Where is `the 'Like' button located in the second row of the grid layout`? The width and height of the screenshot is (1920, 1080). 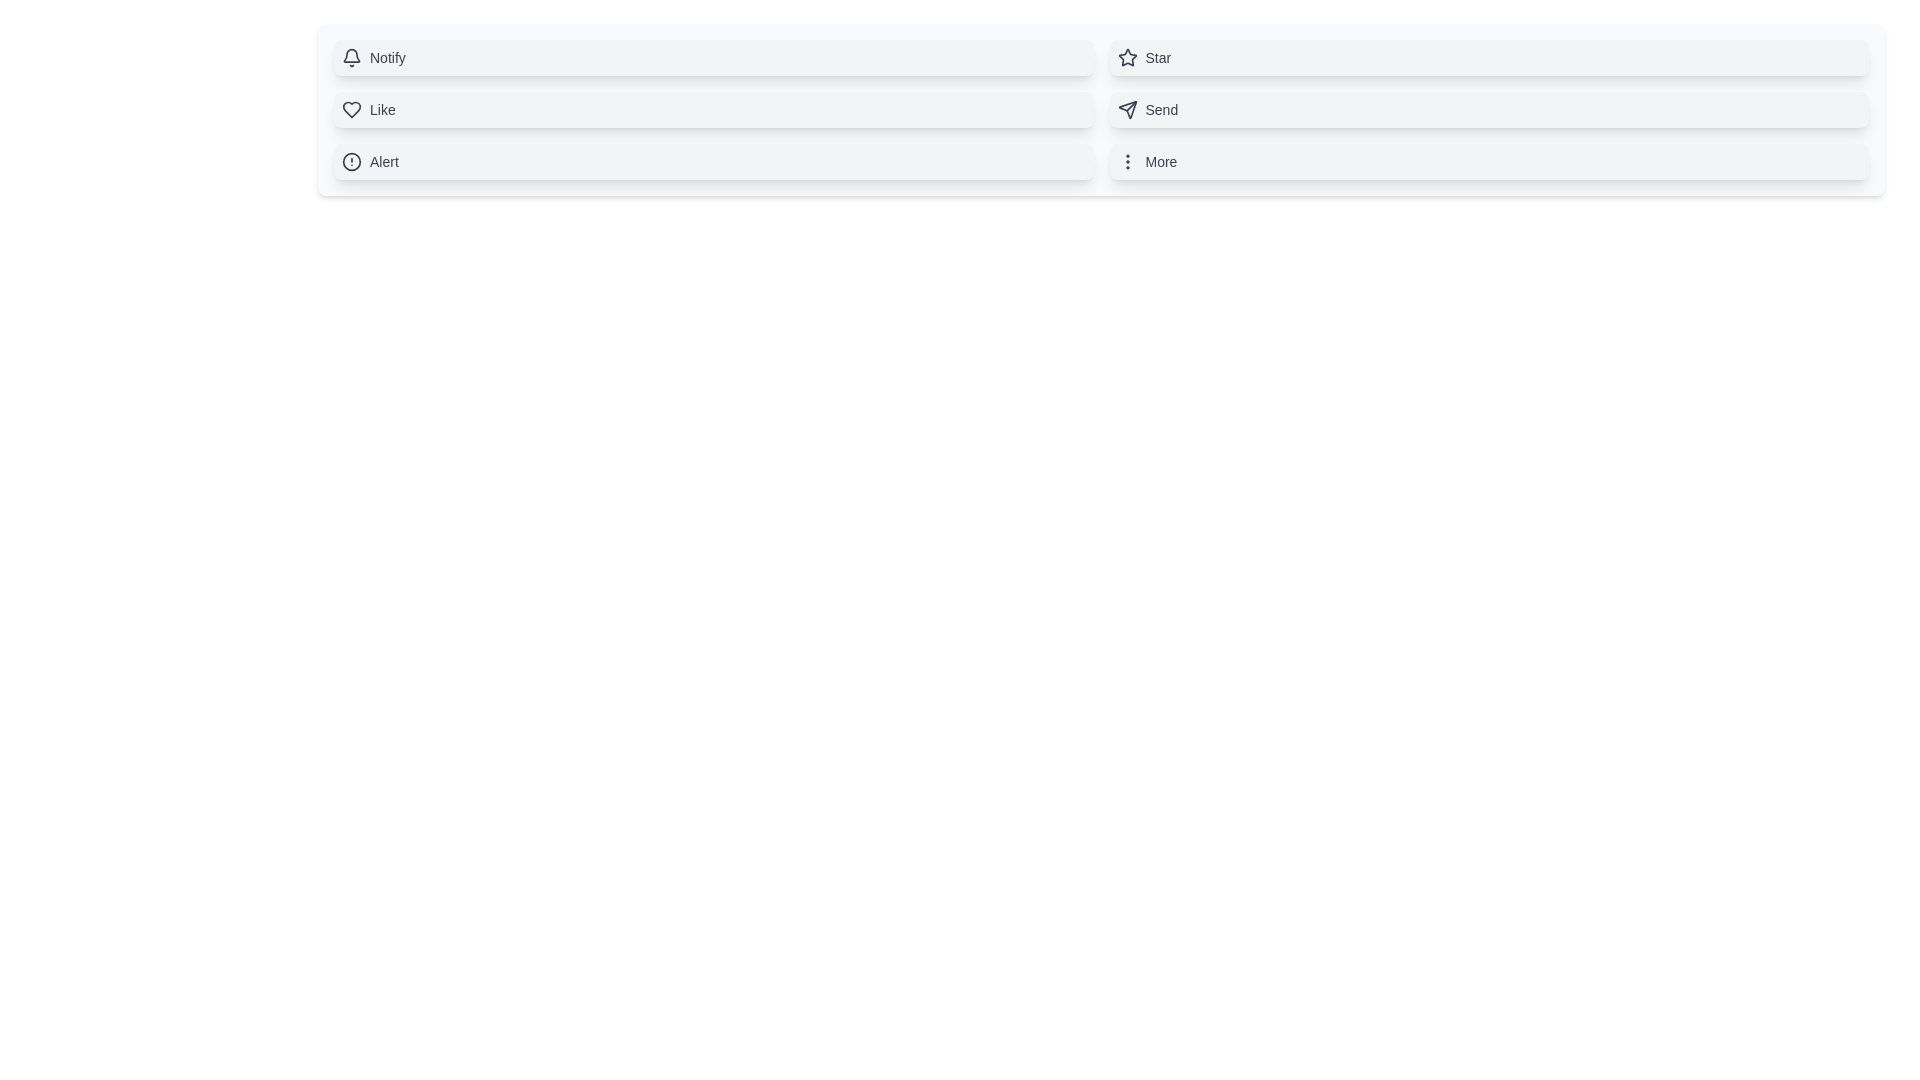 the 'Like' button located in the second row of the grid layout is located at coordinates (713, 110).